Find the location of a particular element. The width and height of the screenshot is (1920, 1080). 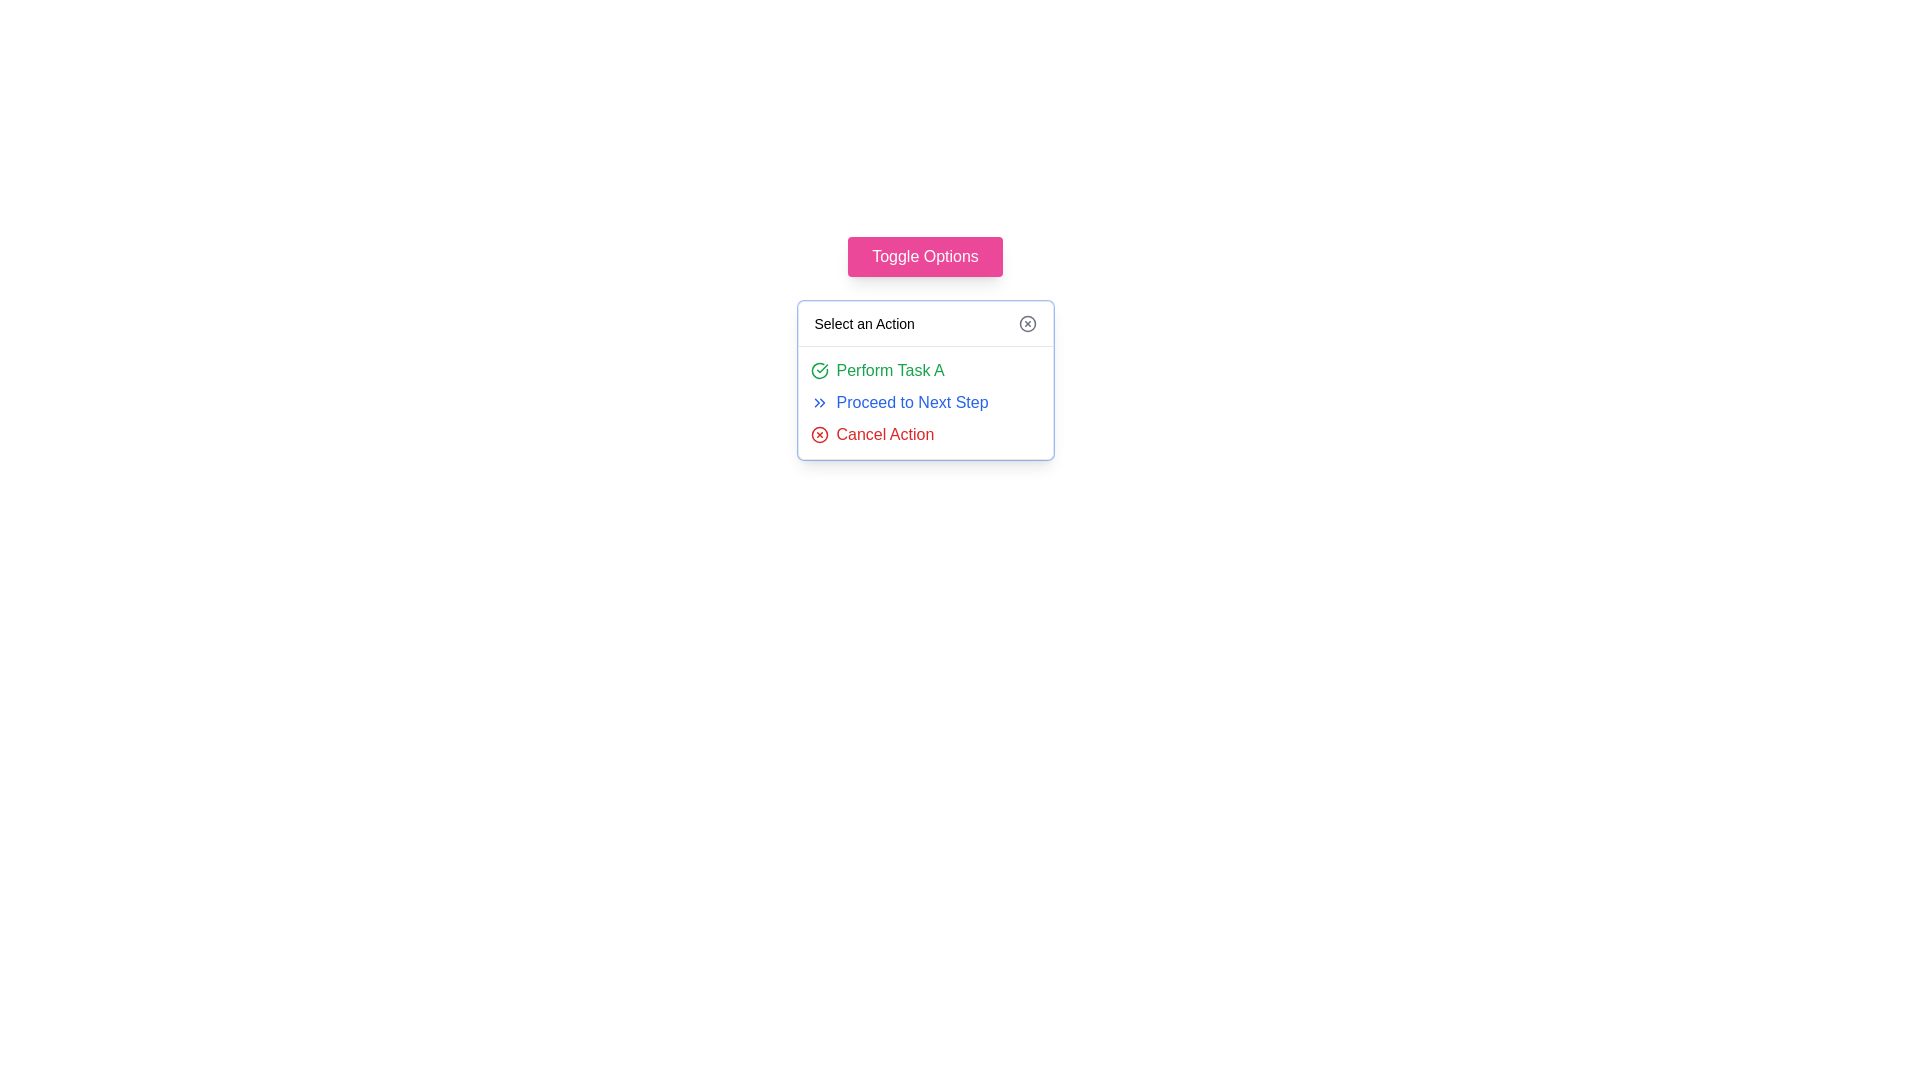

the Text button with an icon, which is the third entry in the list below 'Perform Task A' and 'Proceed to Next Step', to observe the hover effect is located at coordinates (924, 434).